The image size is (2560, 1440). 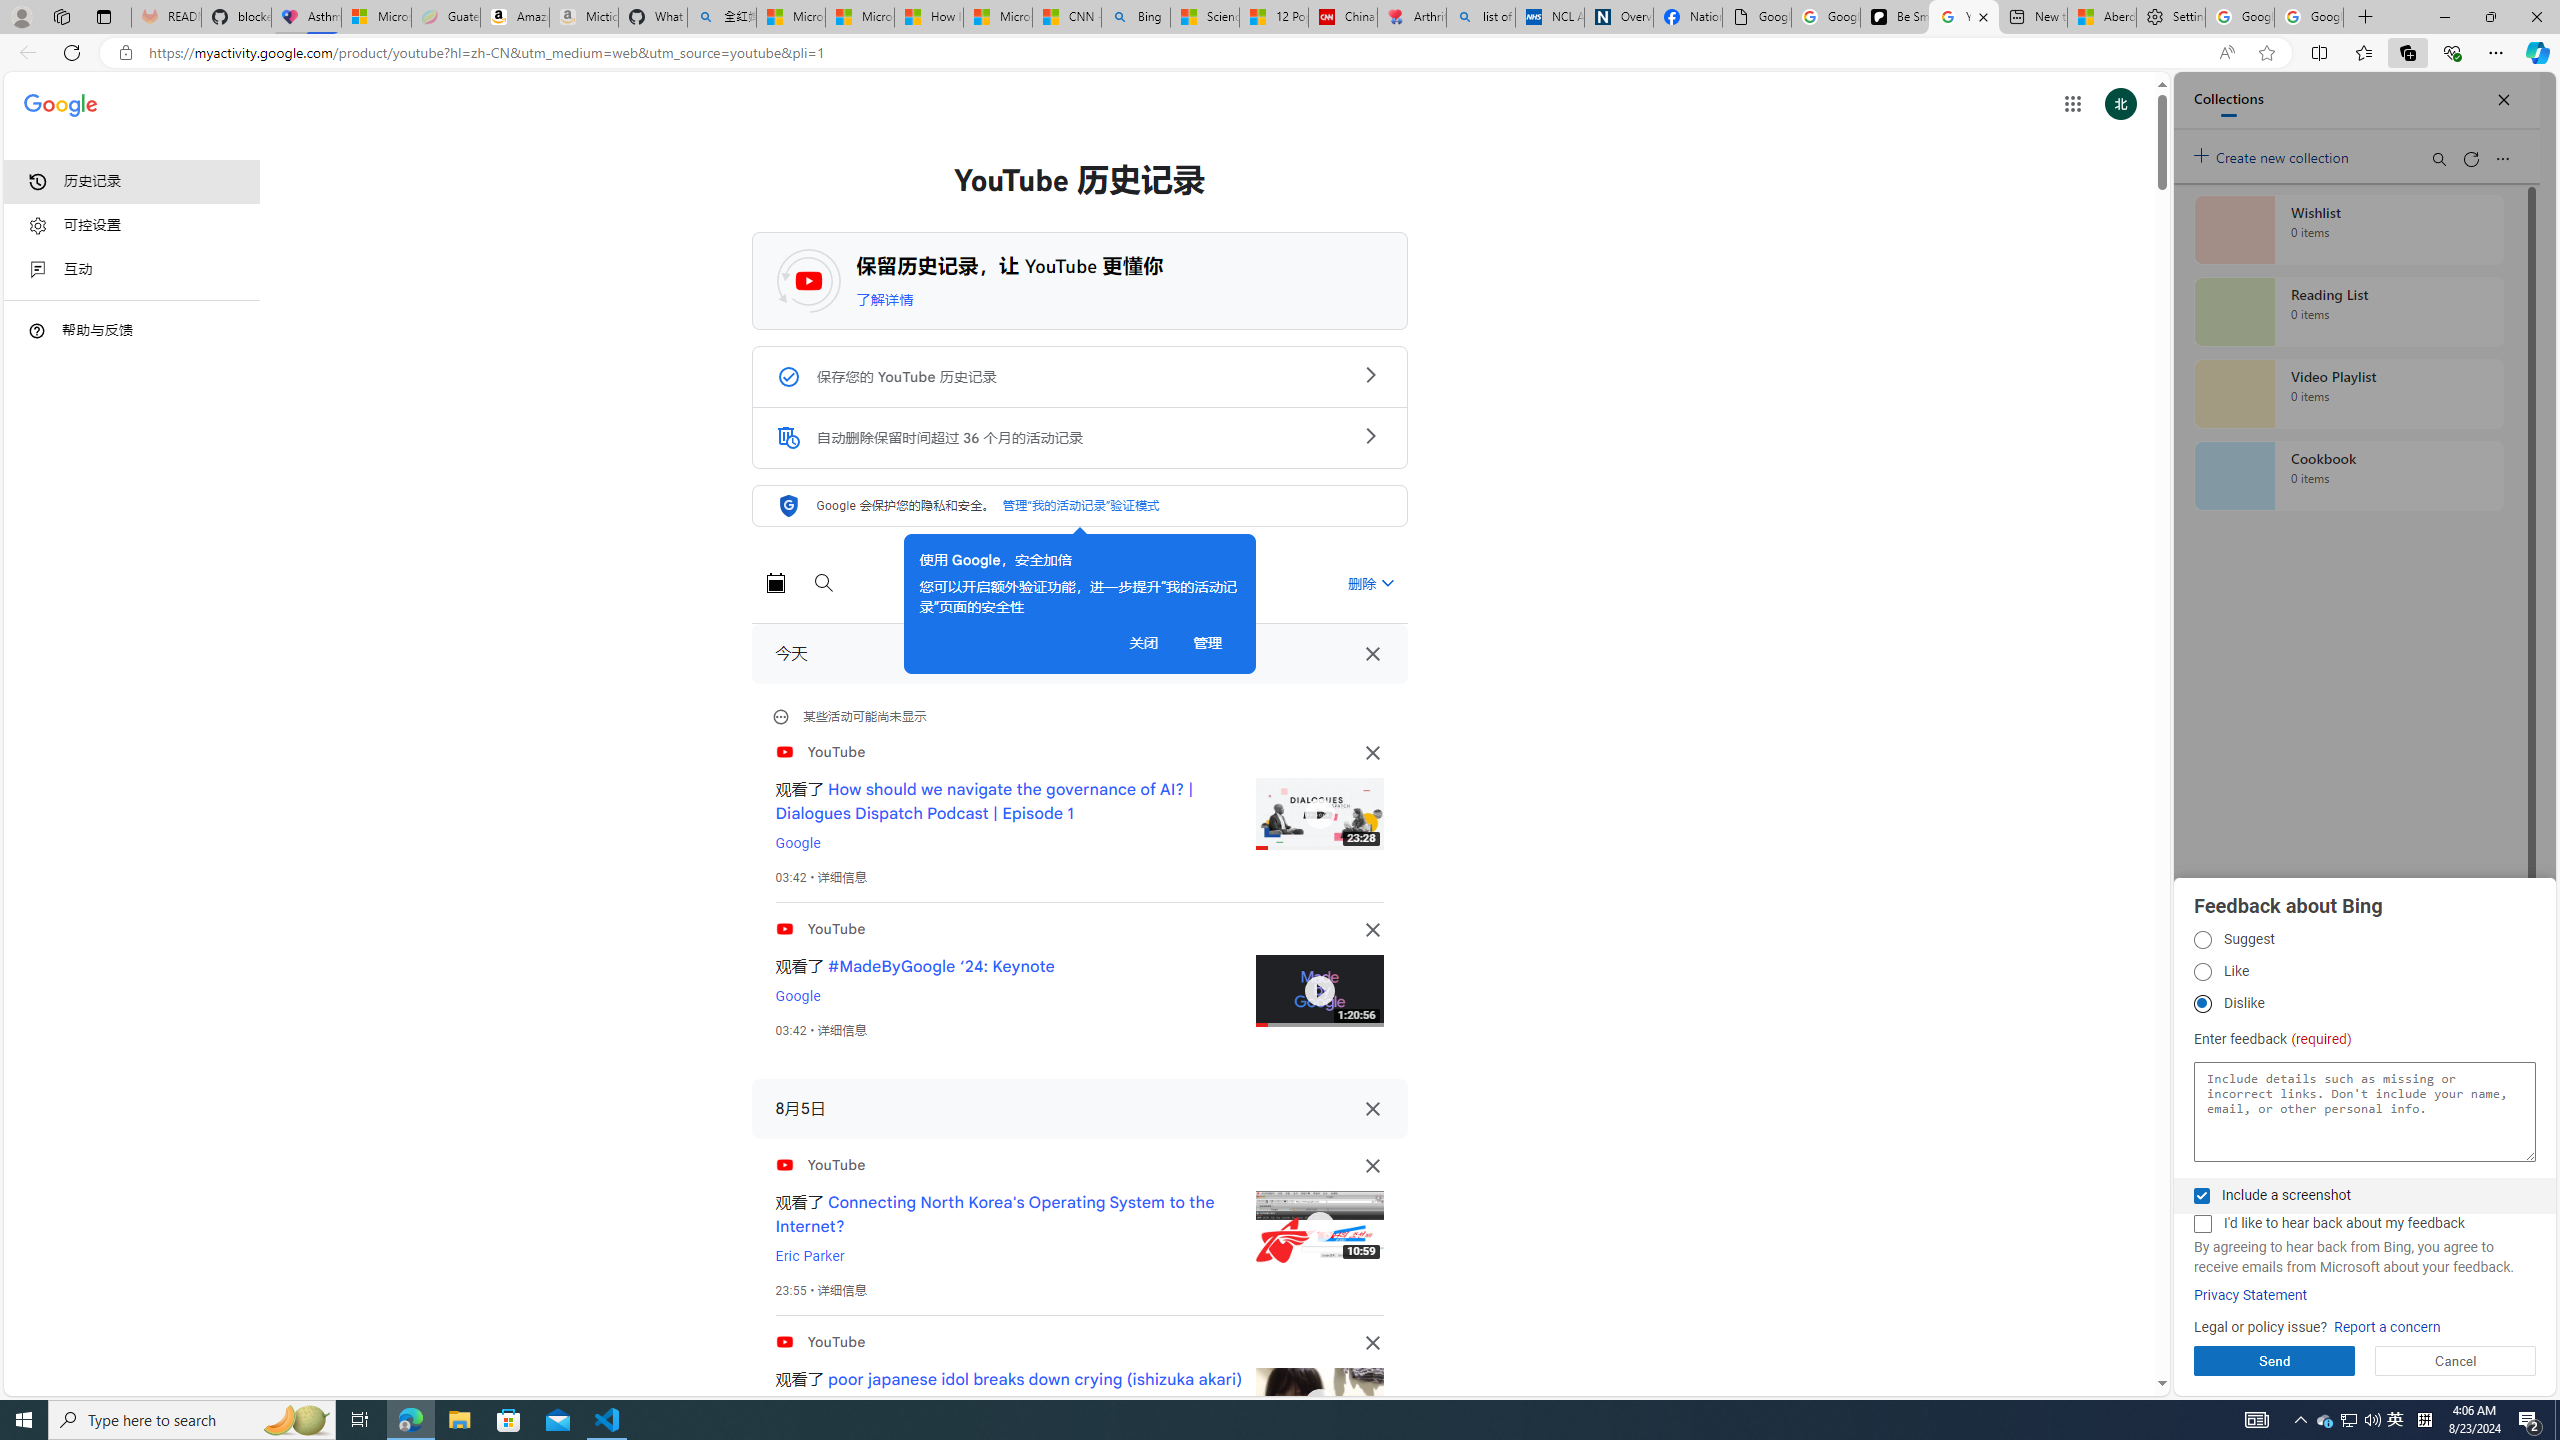 I want to click on 'Suggest Suggest', so click(x=2201, y=939).